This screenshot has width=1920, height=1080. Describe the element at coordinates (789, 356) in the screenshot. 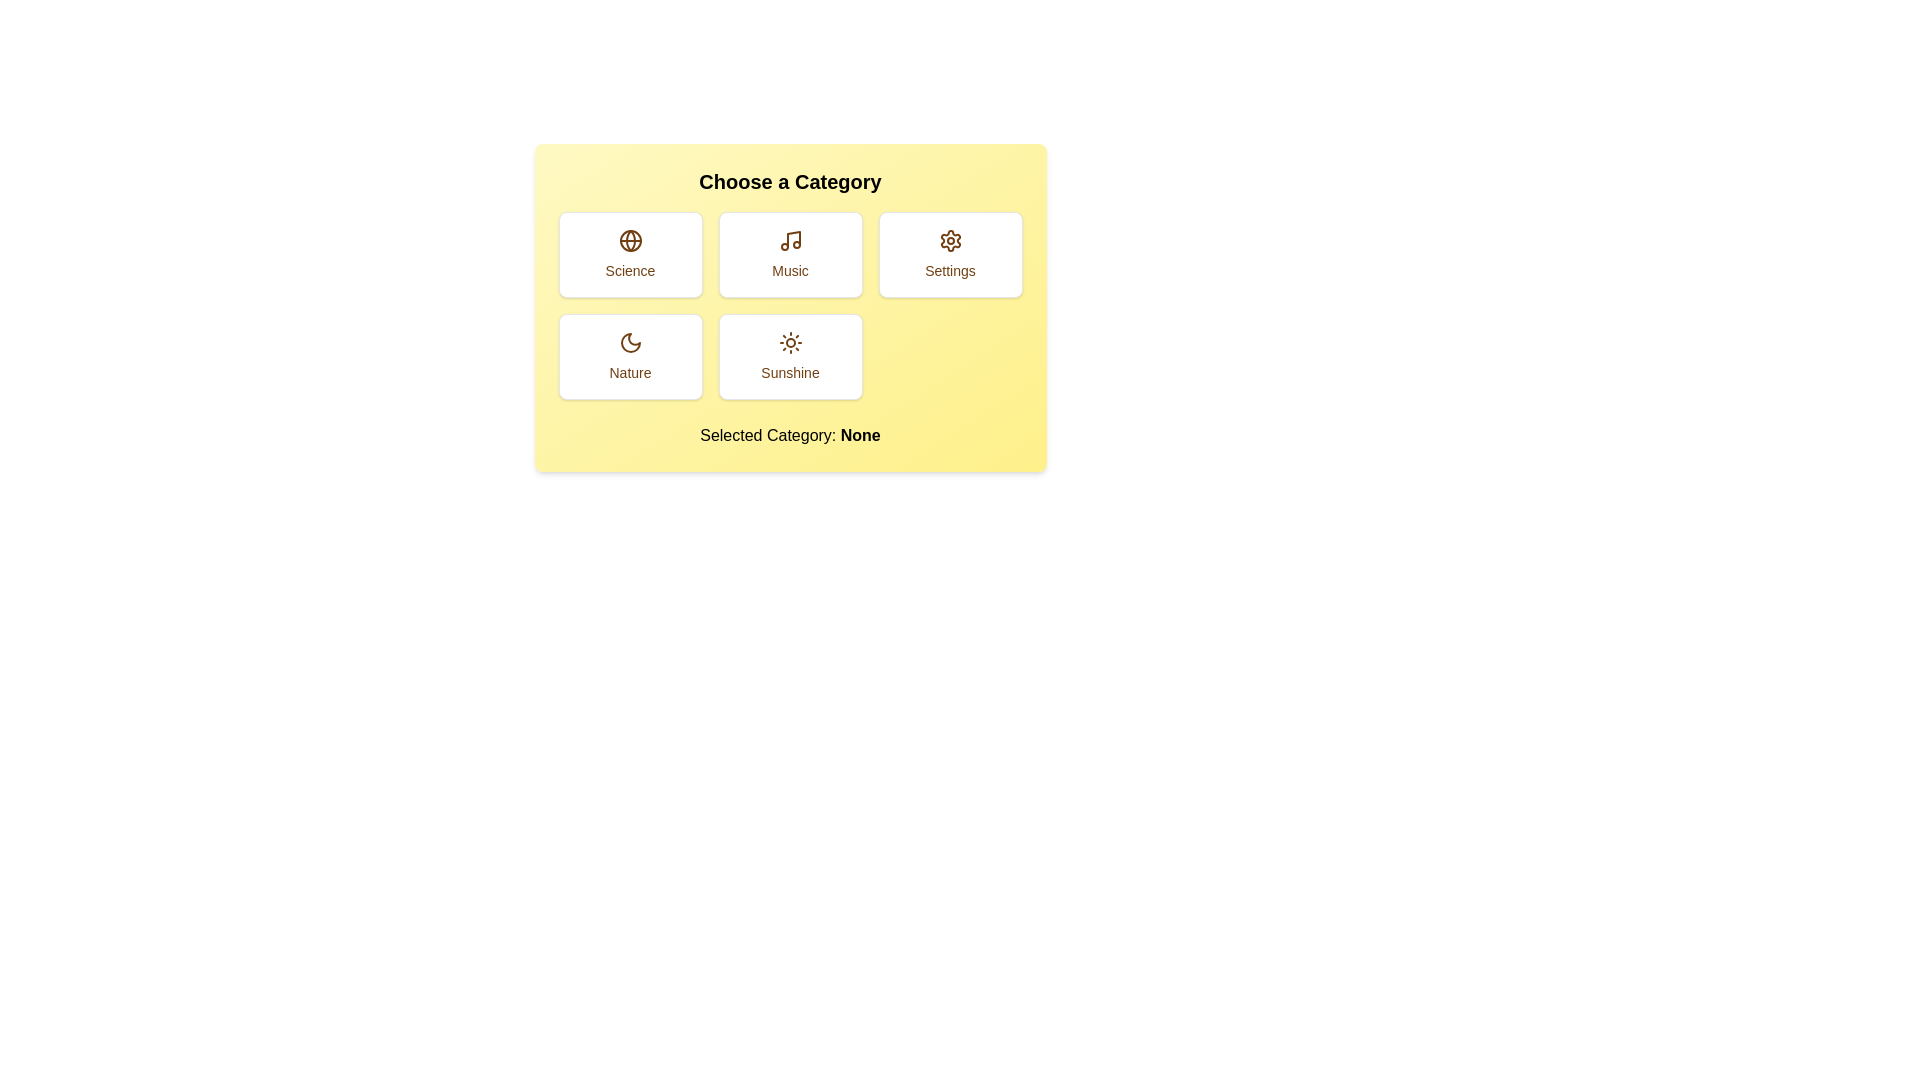

I see `the 'Sunshine' button, which is a rectangular component with a white background, rounded corners, and a sun icon, located in the bottom row of the grid structure` at that location.